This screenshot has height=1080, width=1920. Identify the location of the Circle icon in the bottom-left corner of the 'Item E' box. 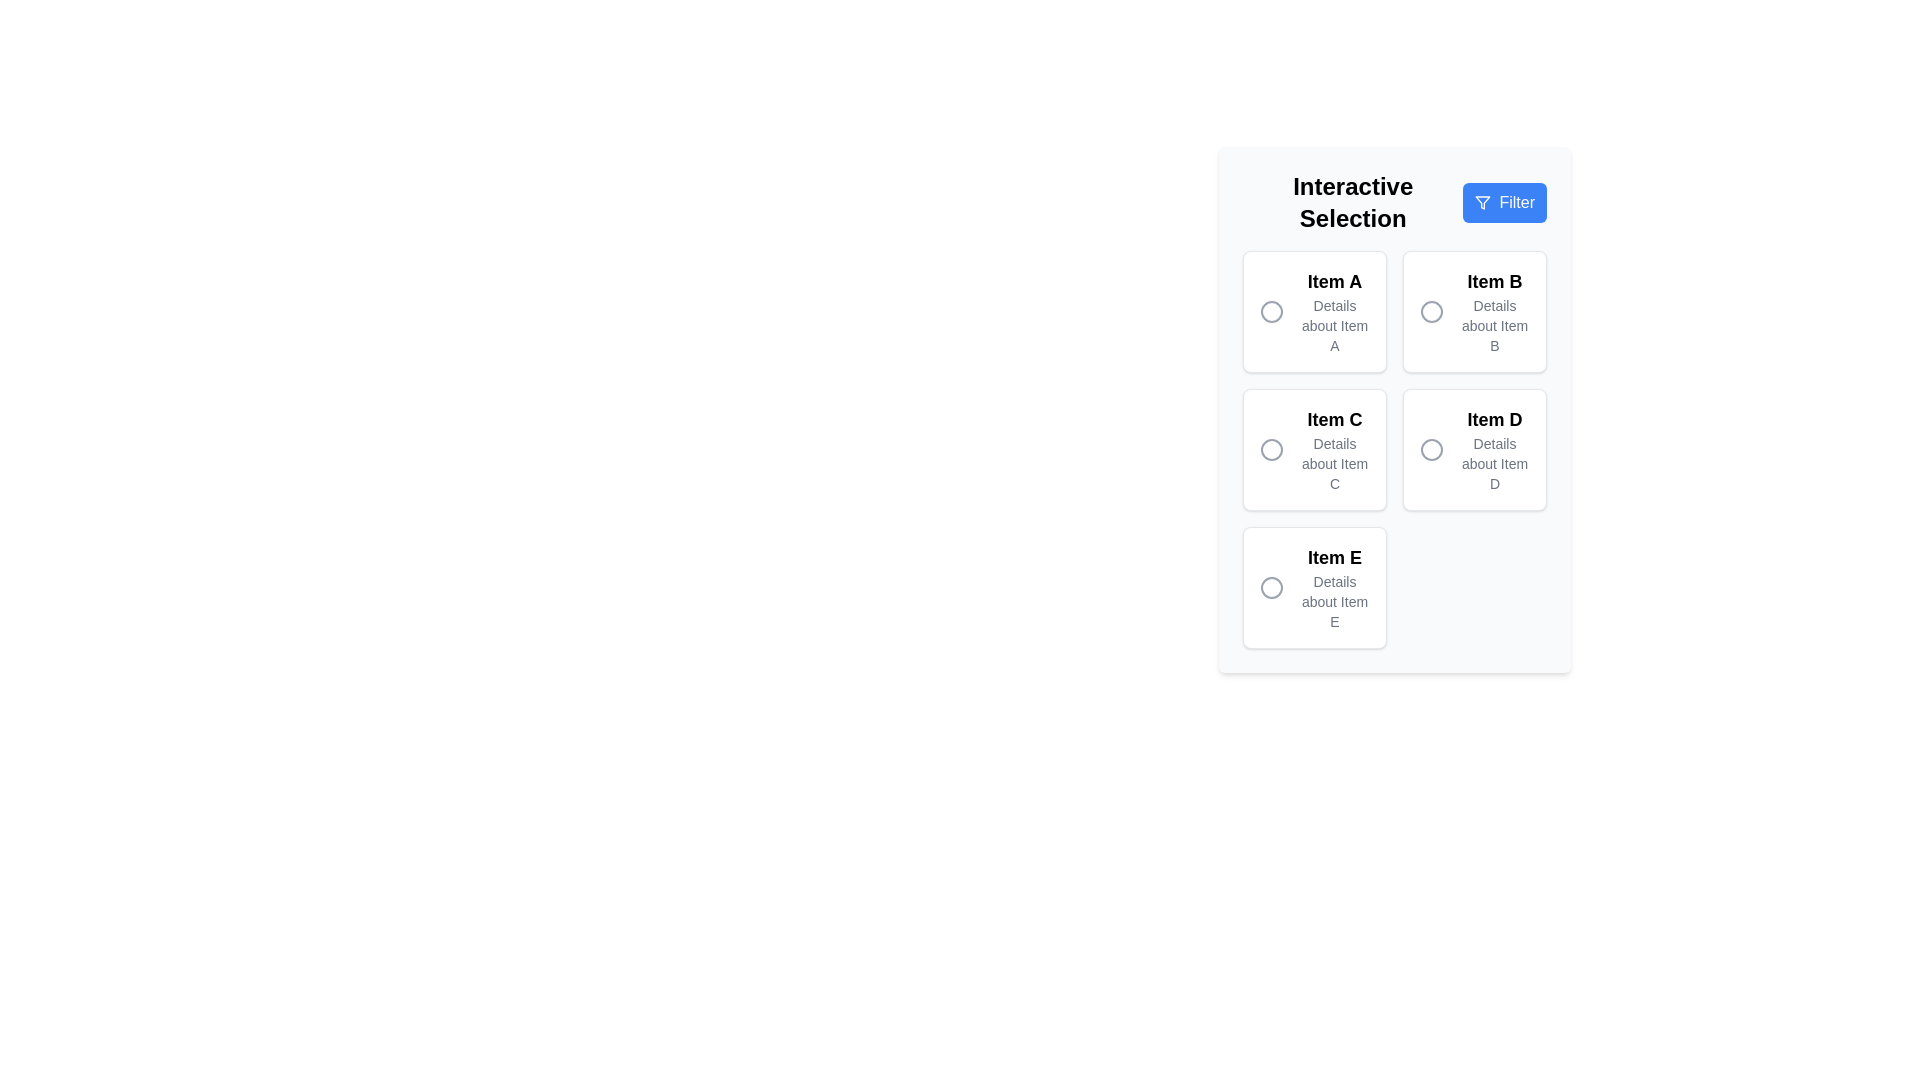
(1271, 586).